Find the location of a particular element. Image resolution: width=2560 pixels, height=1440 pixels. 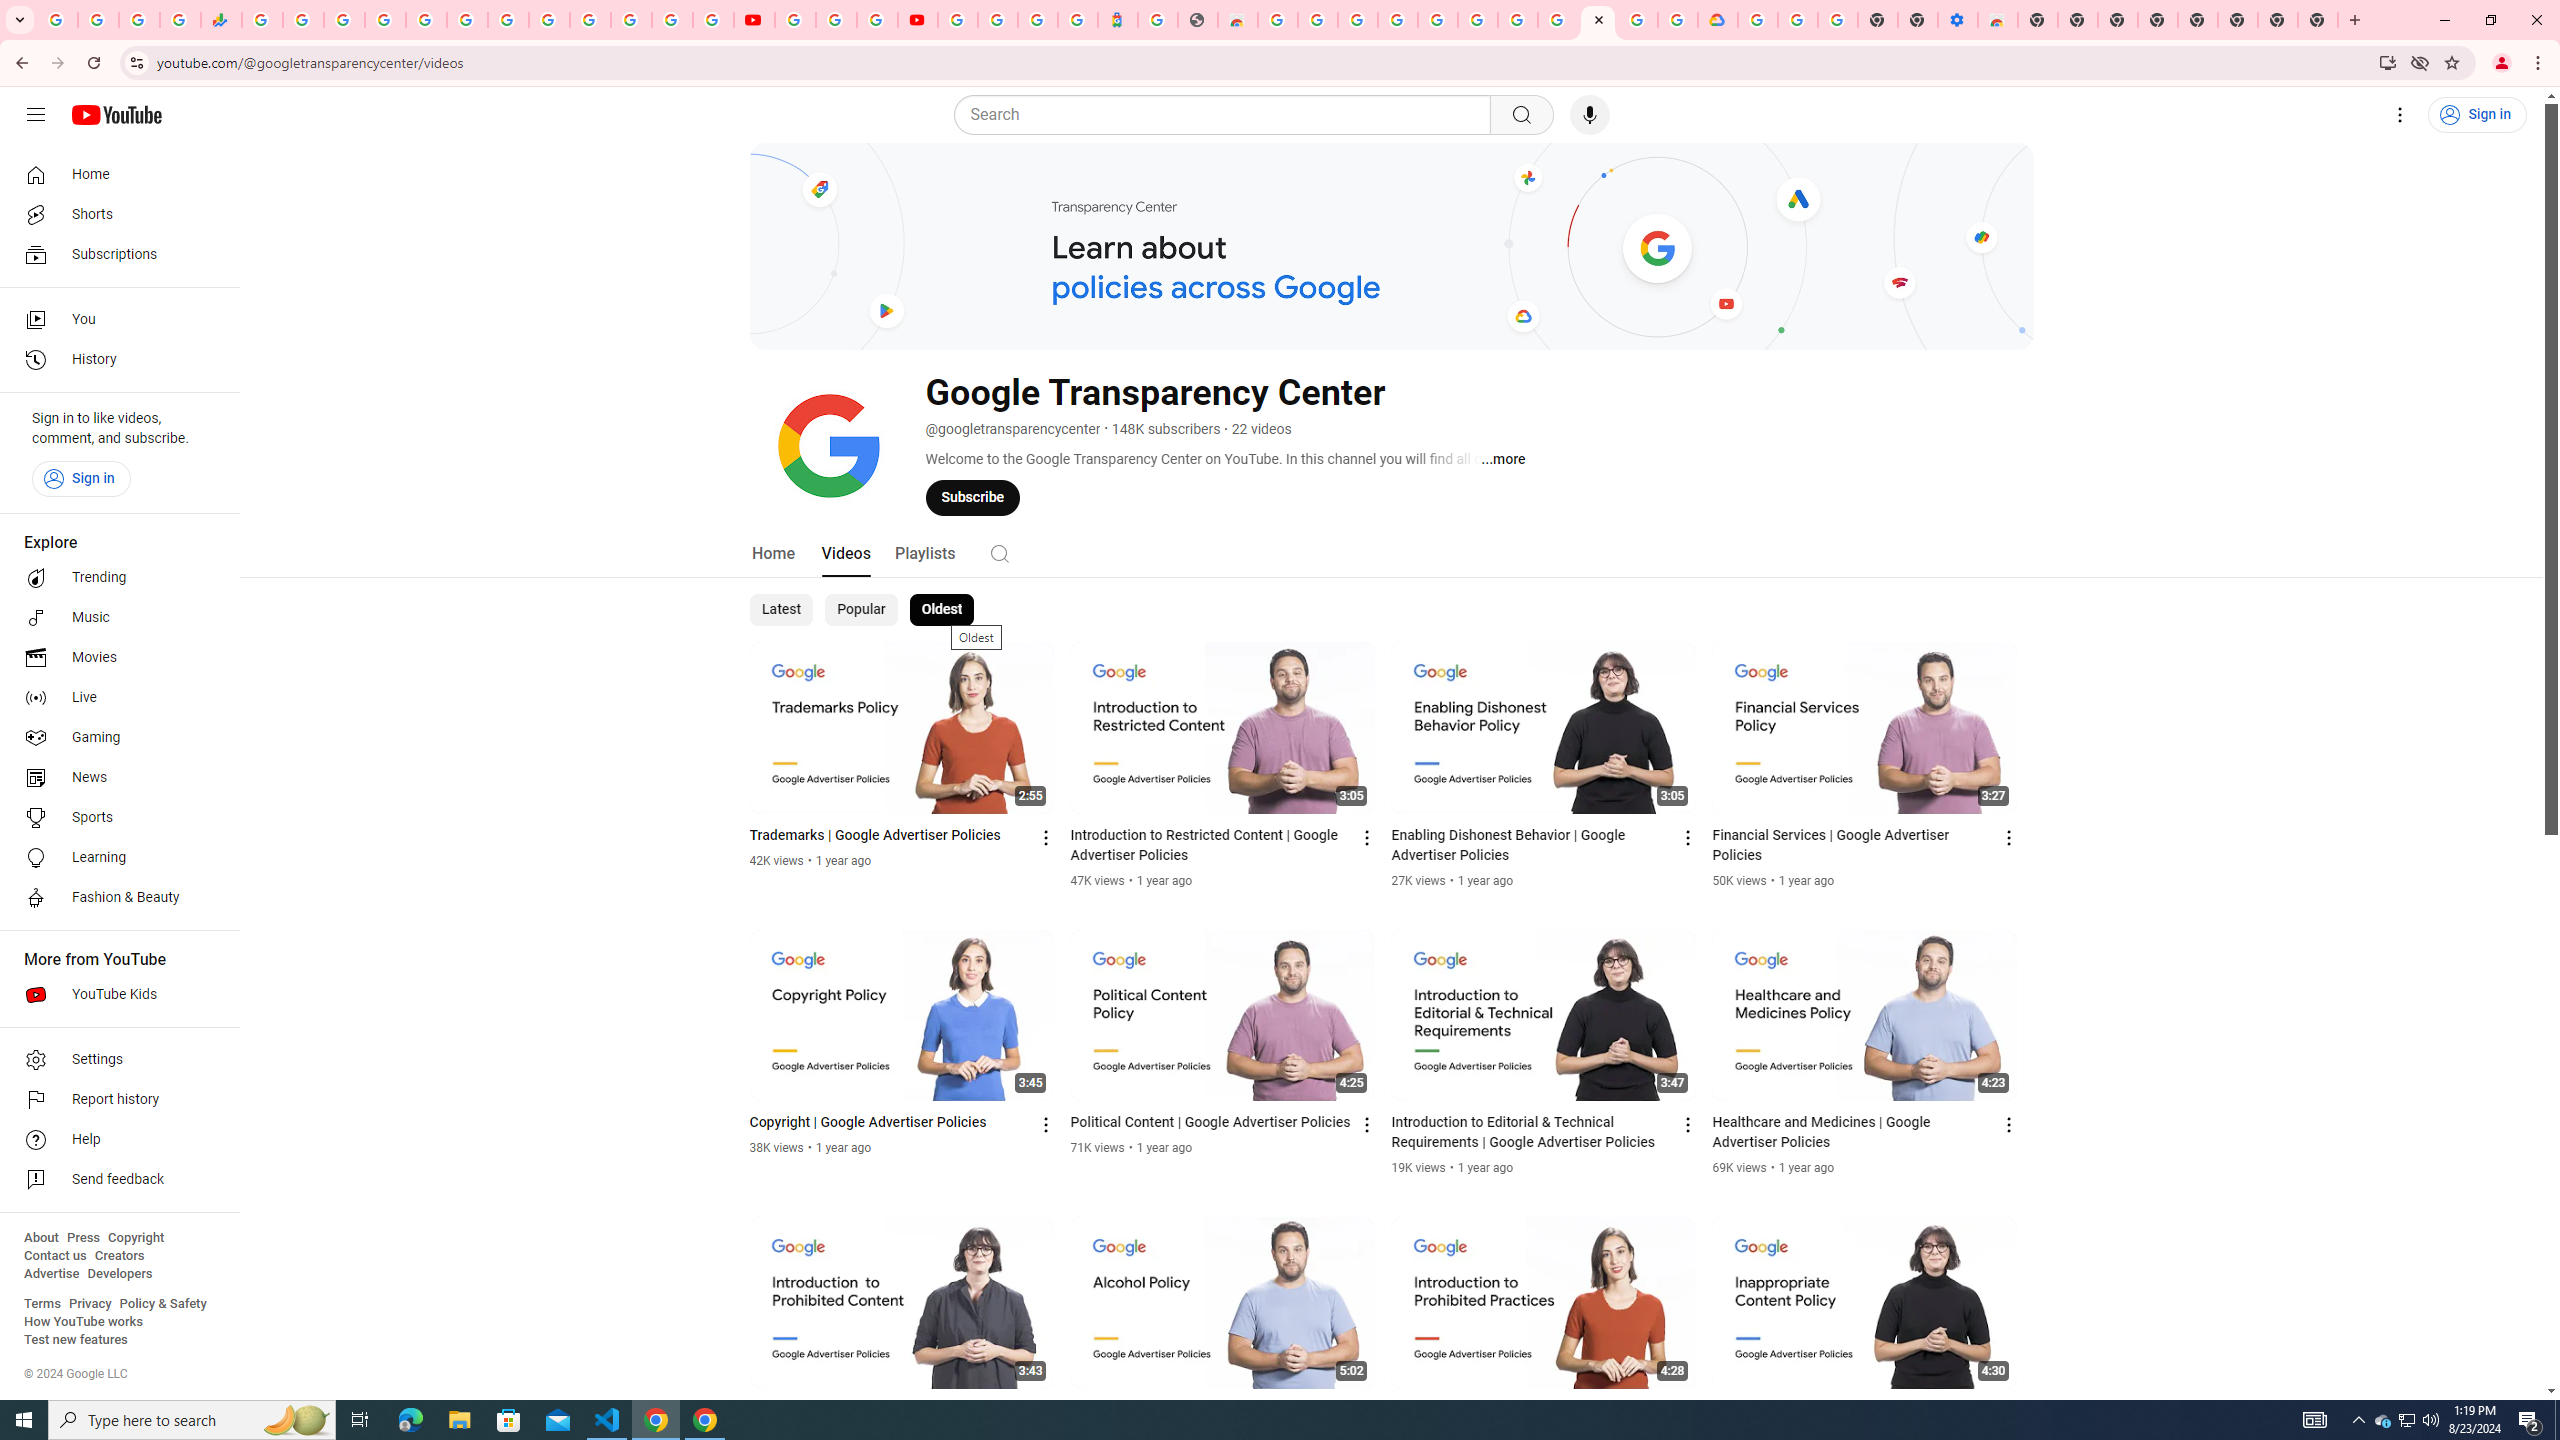

'Atour Hotel - Google hotels' is located at coordinates (1116, 19).